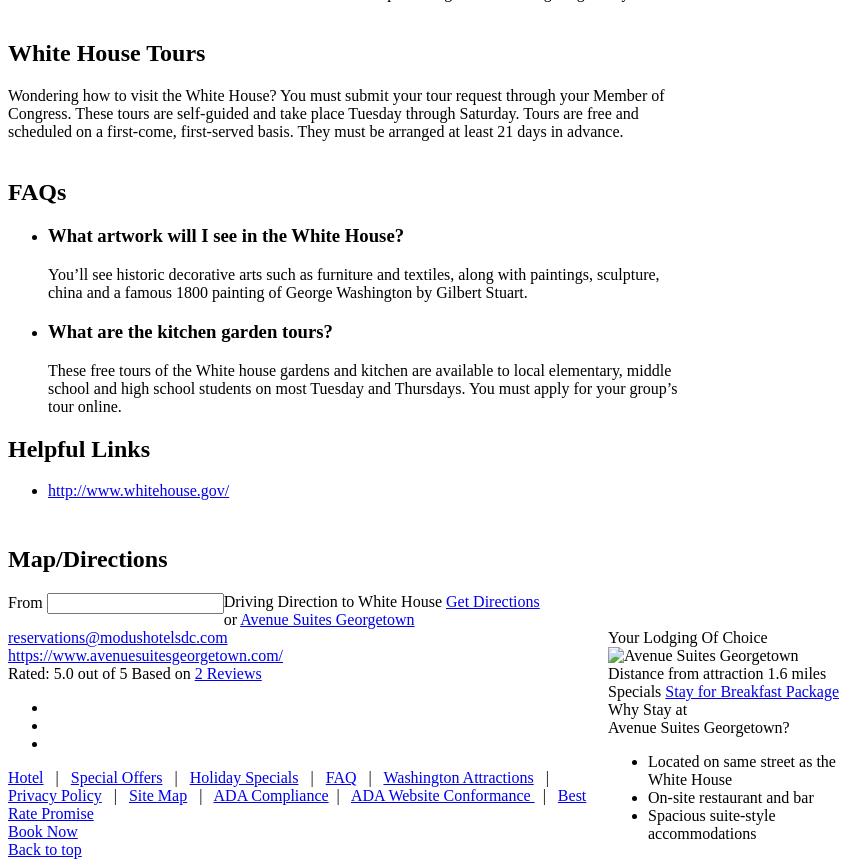 Image resolution: width=850 pixels, height=866 pixels. Describe the element at coordinates (54, 794) in the screenshot. I see `'Privacy Policy'` at that location.